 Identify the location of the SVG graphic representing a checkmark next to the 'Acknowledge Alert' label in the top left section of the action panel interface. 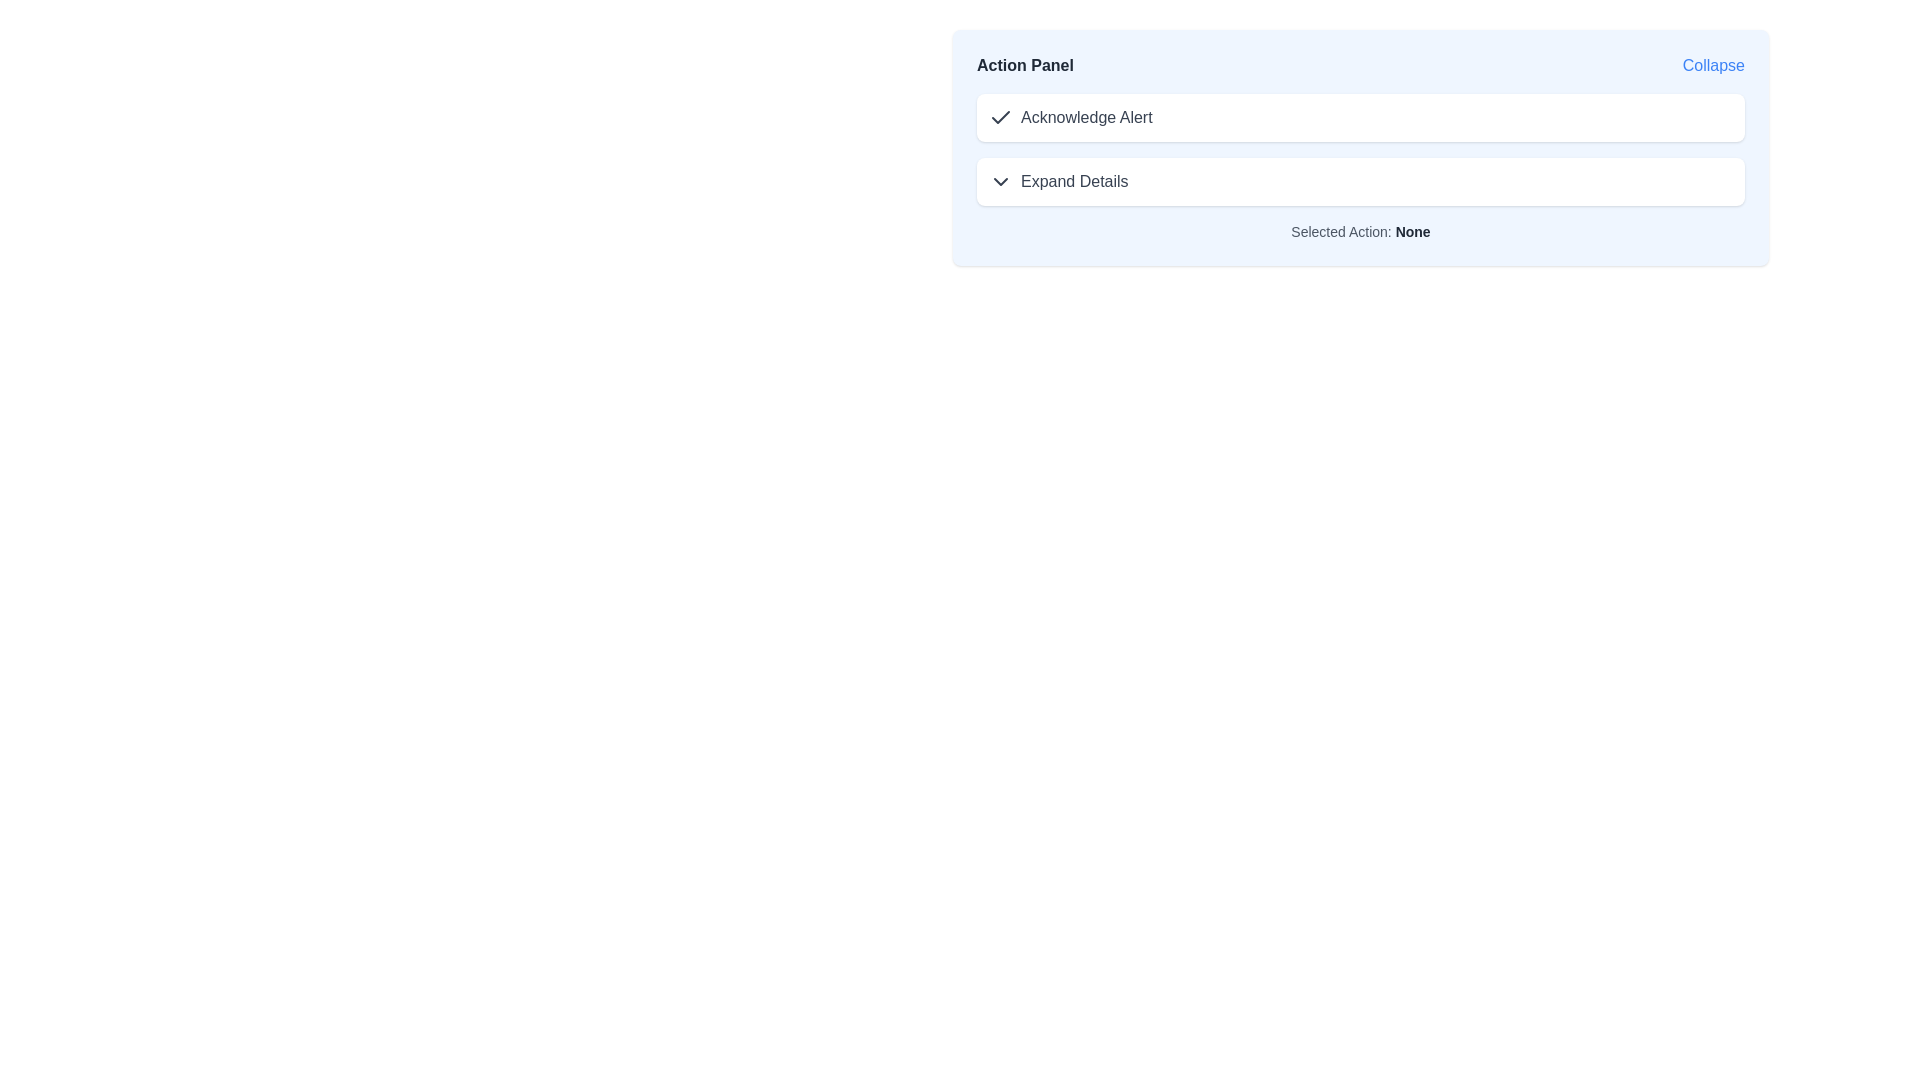
(1001, 117).